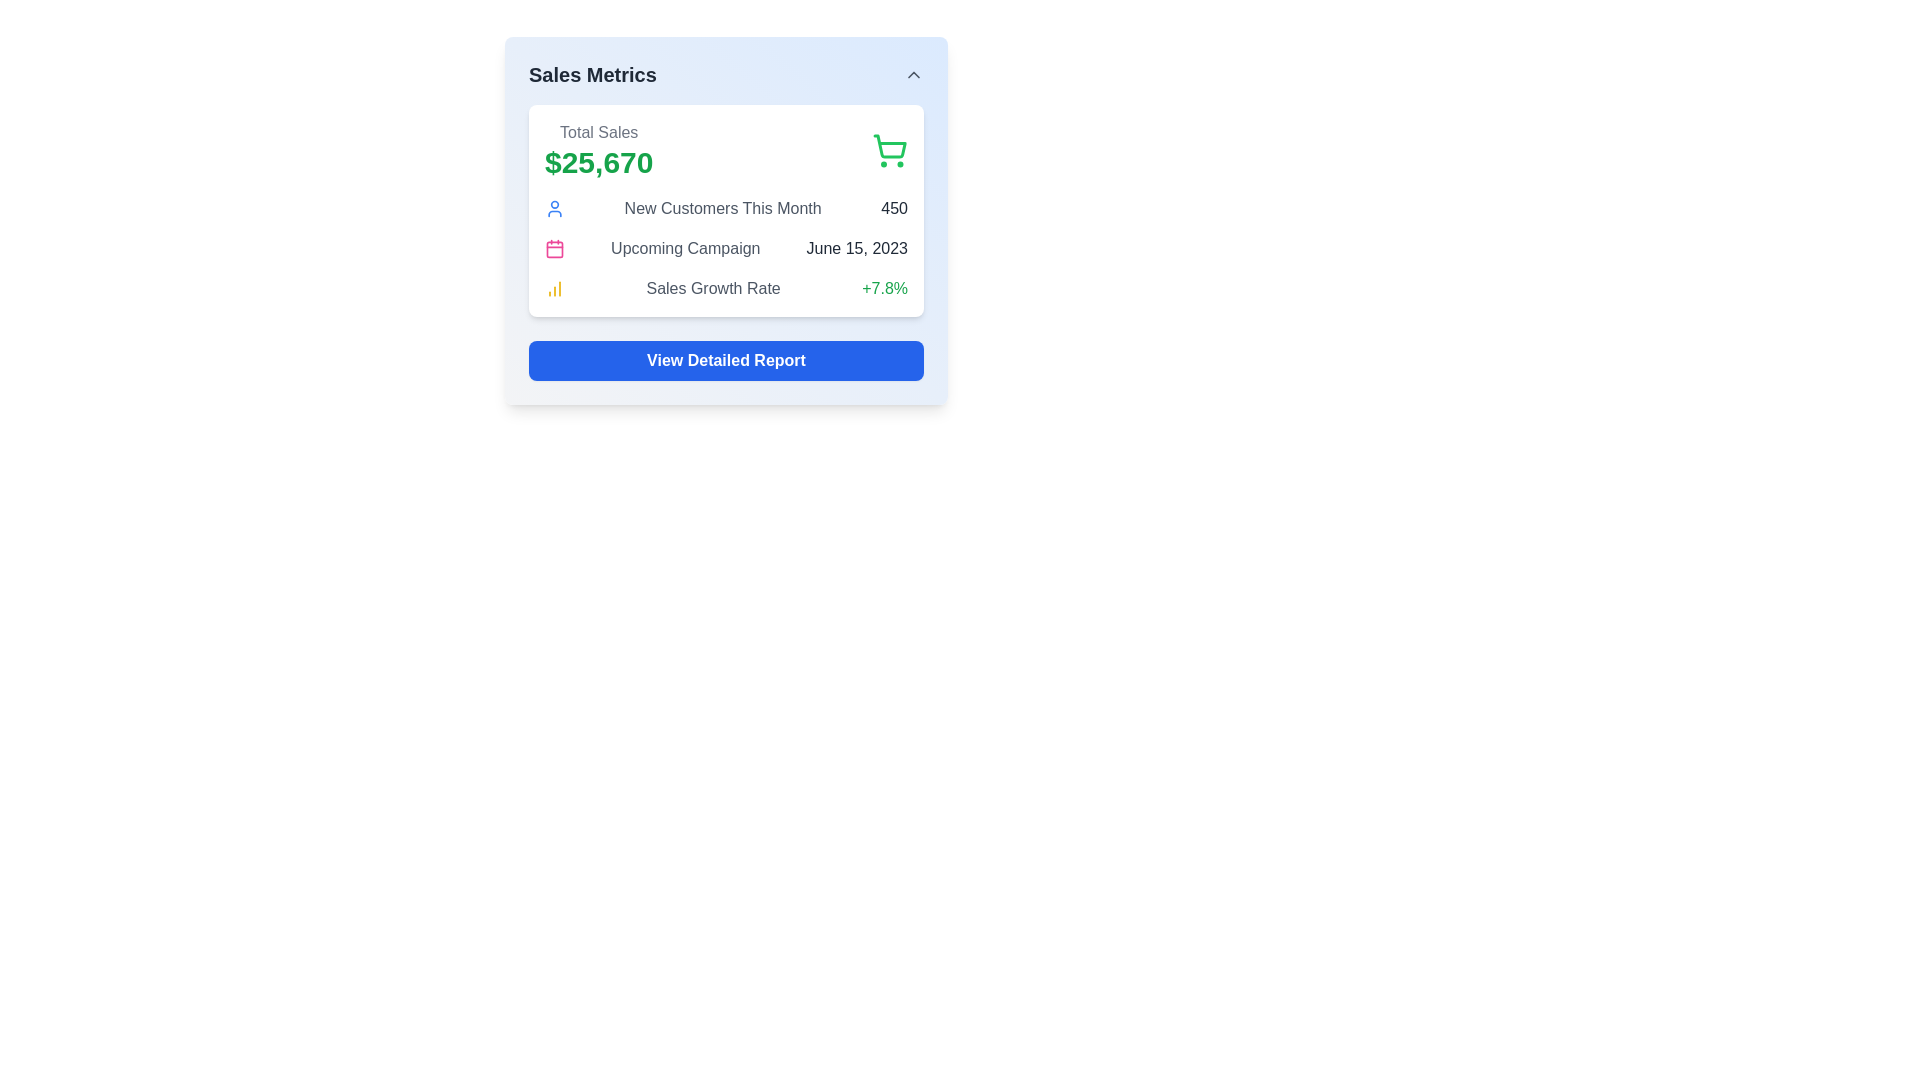 This screenshot has height=1080, width=1920. I want to click on static text label displaying the value '+7.8%' in green color, which is located to the right of the 'Sales Growth Rate' label, so click(884, 289).